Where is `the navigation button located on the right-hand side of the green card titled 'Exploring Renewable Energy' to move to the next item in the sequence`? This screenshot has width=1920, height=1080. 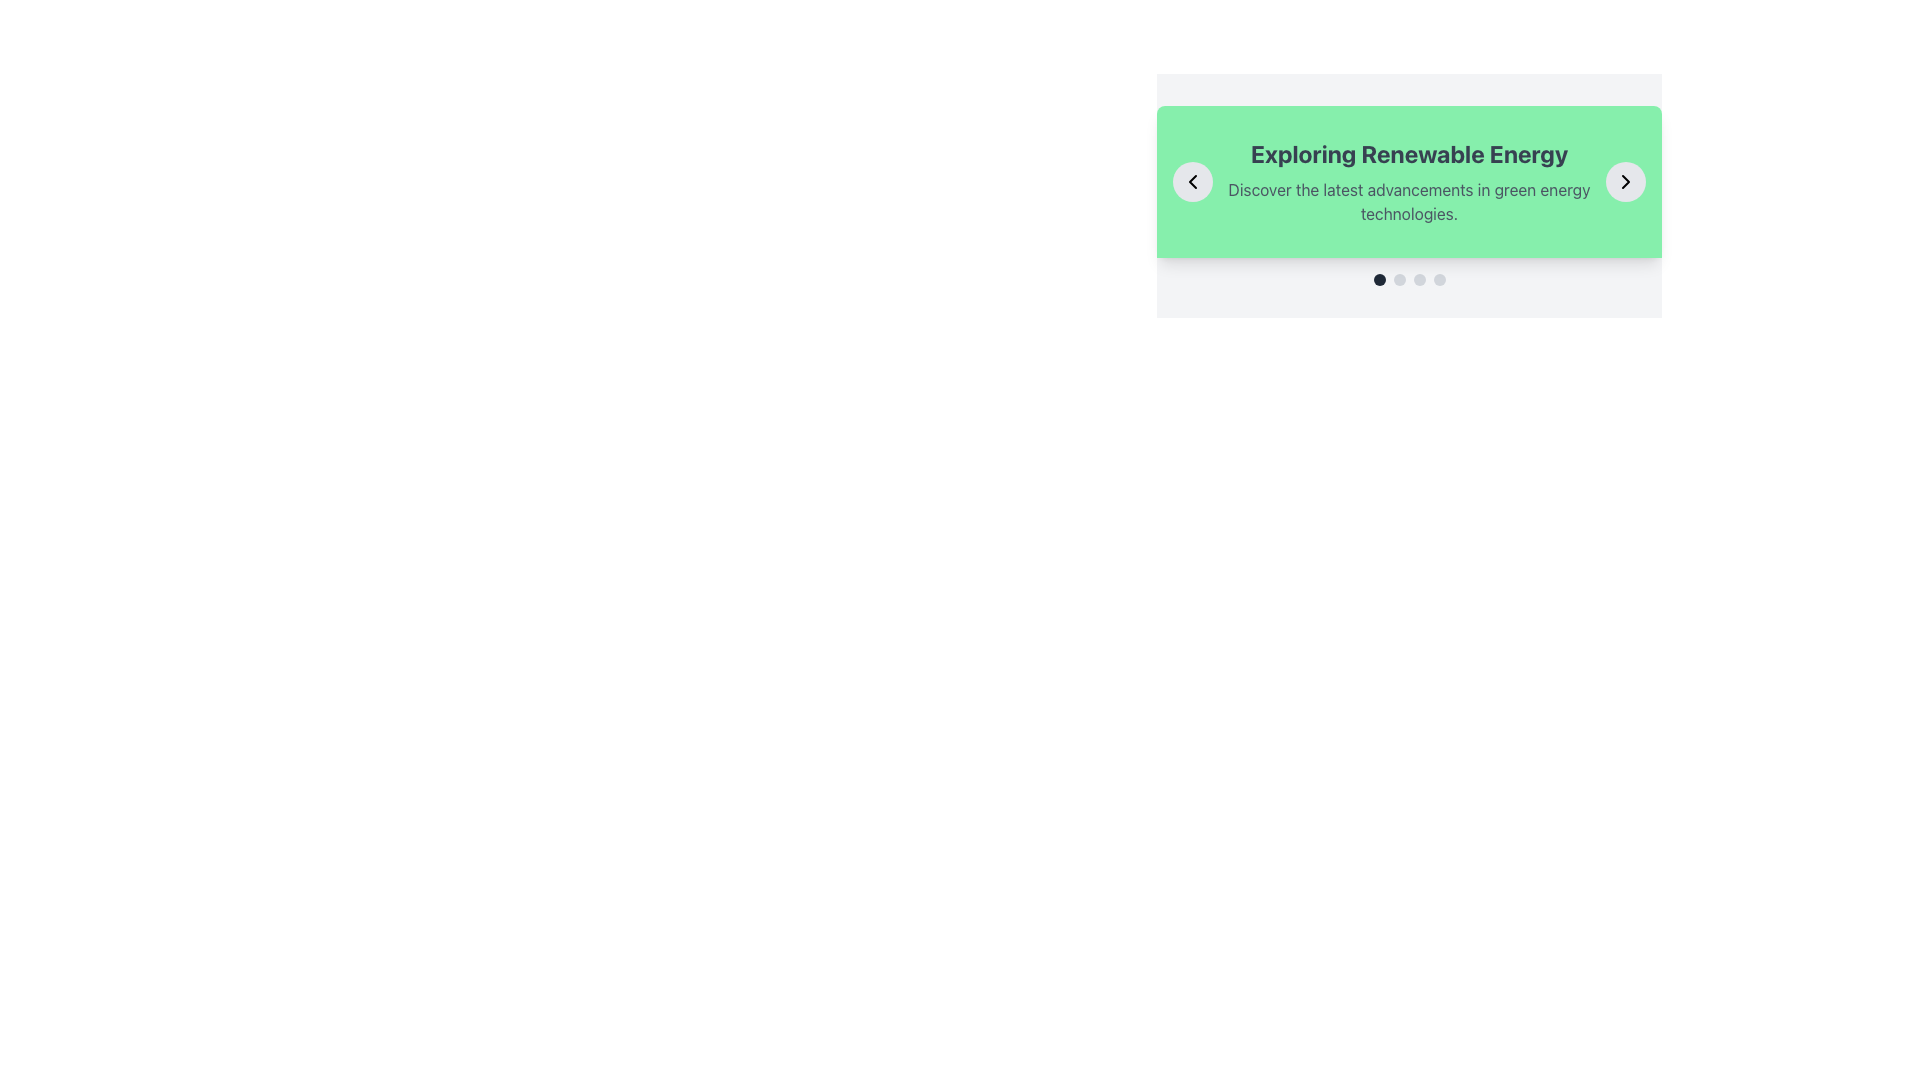
the navigation button located on the right-hand side of the green card titled 'Exploring Renewable Energy' to move to the next item in the sequence is located at coordinates (1626, 181).